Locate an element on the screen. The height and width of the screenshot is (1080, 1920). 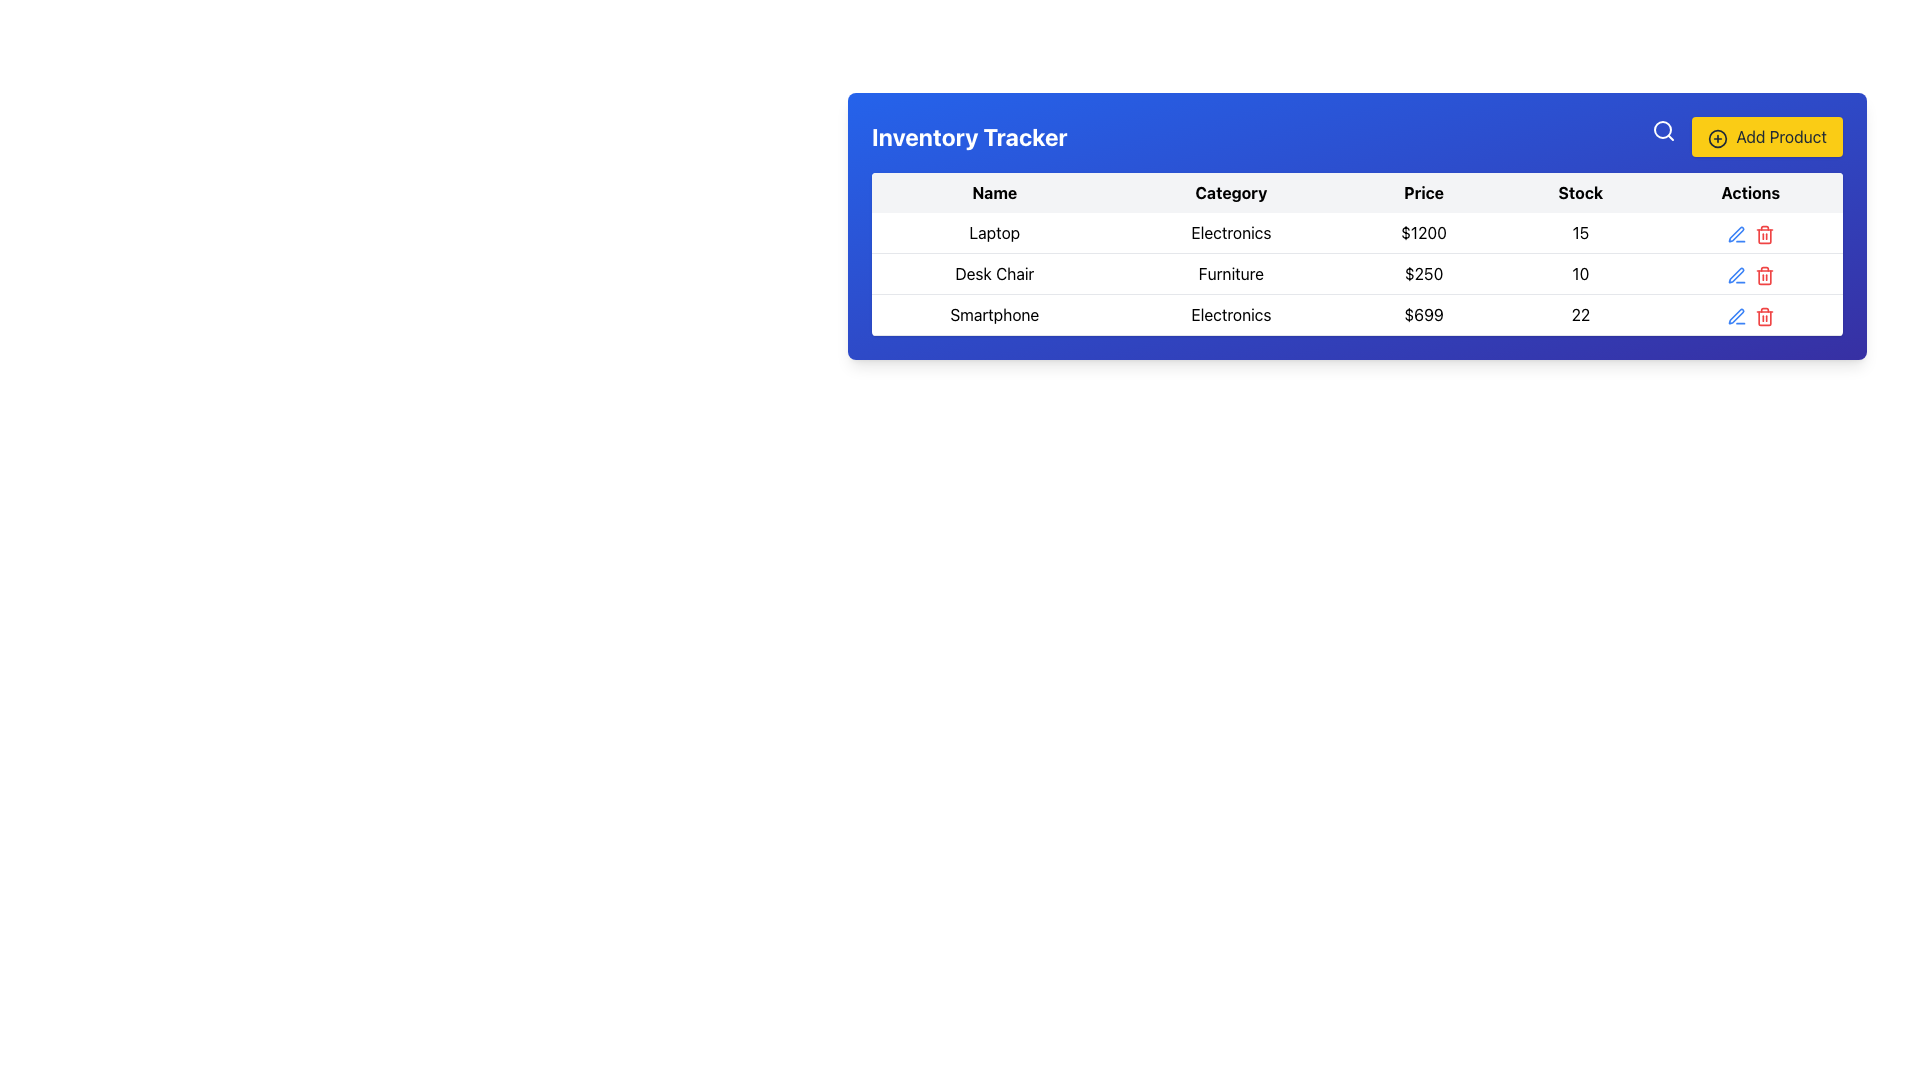
the third row in the 'Inventory Tracker' table that displays information about the product 'Smartphone' is located at coordinates (1357, 315).